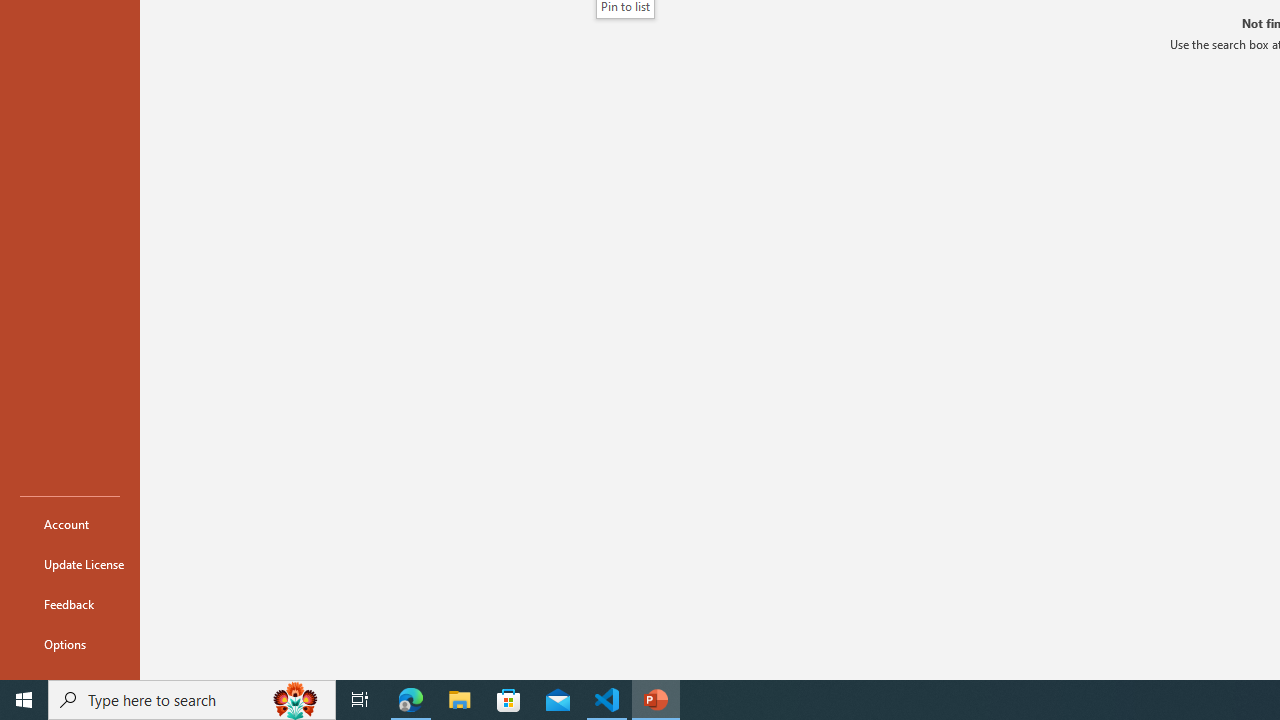 This screenshot has height=720, width=1280. I want to click on 'Account', so click(69, 523).